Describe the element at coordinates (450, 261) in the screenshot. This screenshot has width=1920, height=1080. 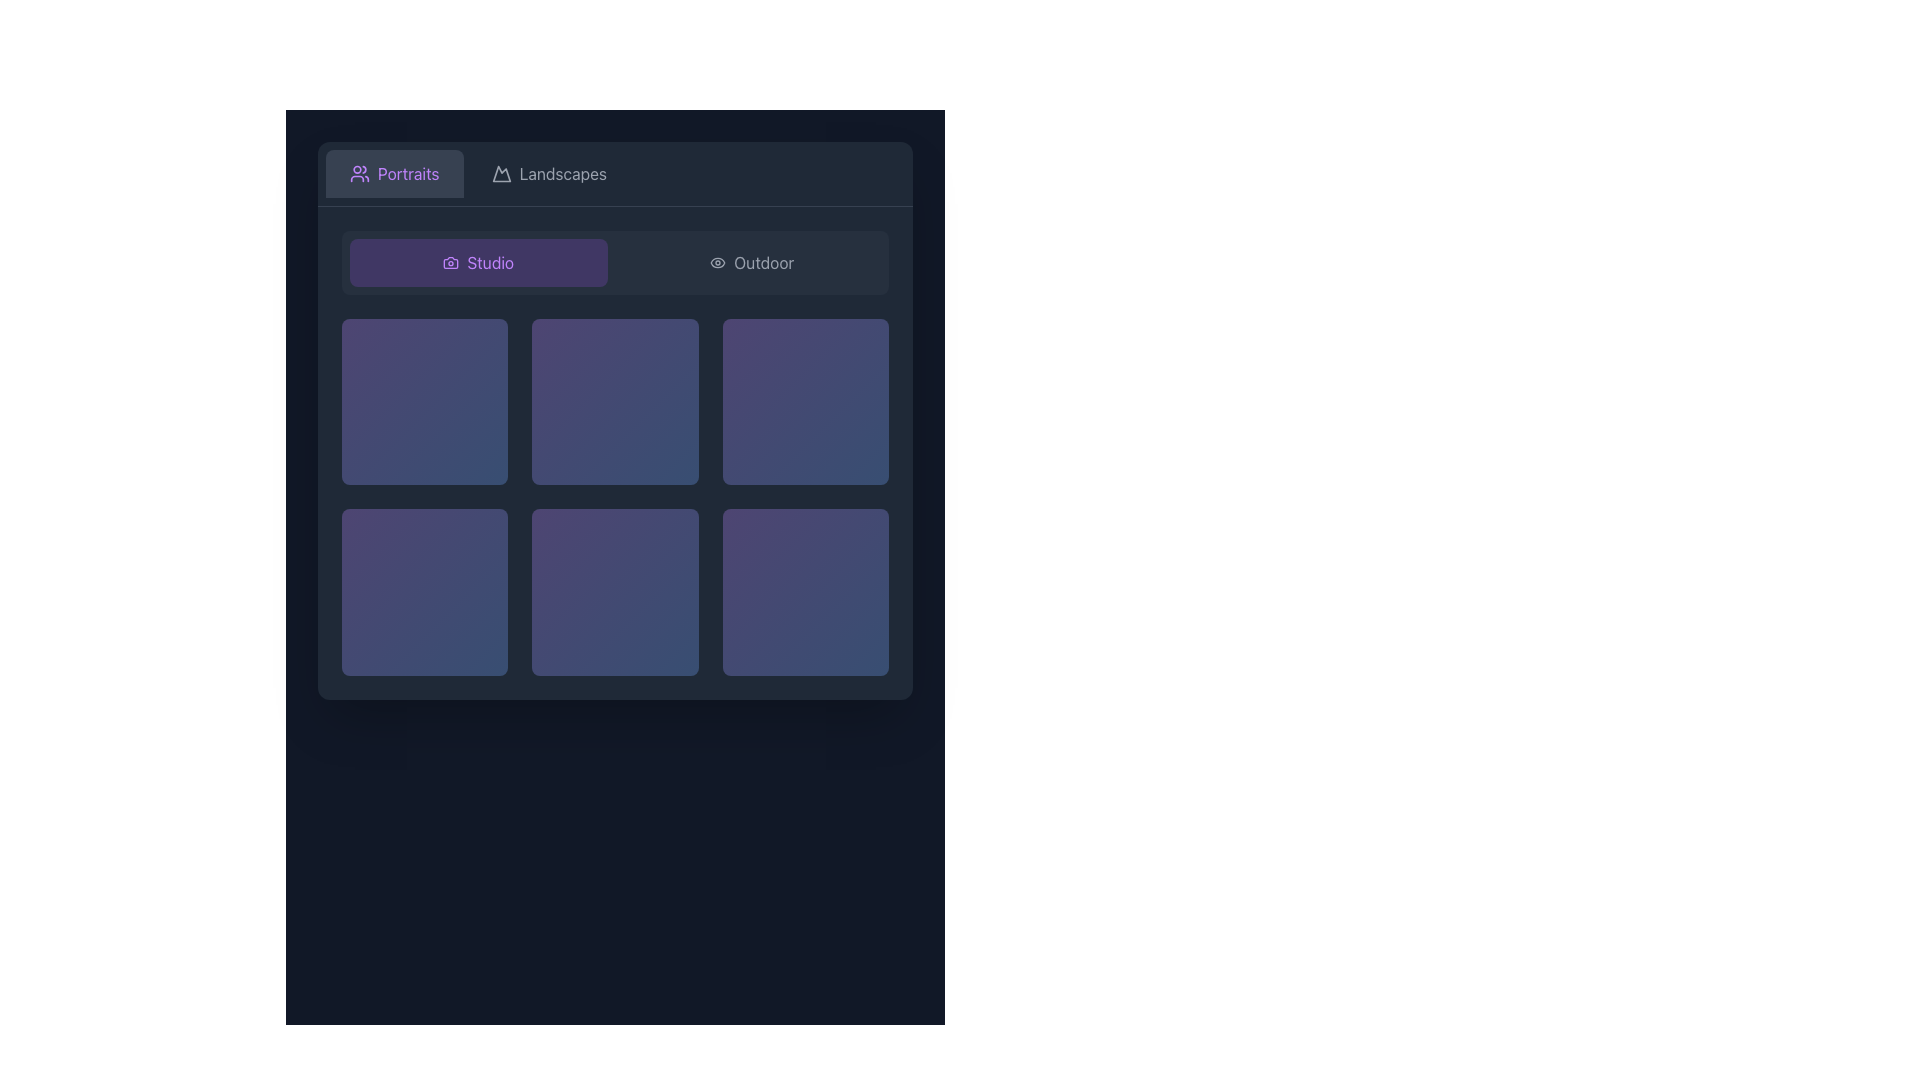
I see `the camera icon located inside the 'Studio' button to trigger the tooltip` at that location.